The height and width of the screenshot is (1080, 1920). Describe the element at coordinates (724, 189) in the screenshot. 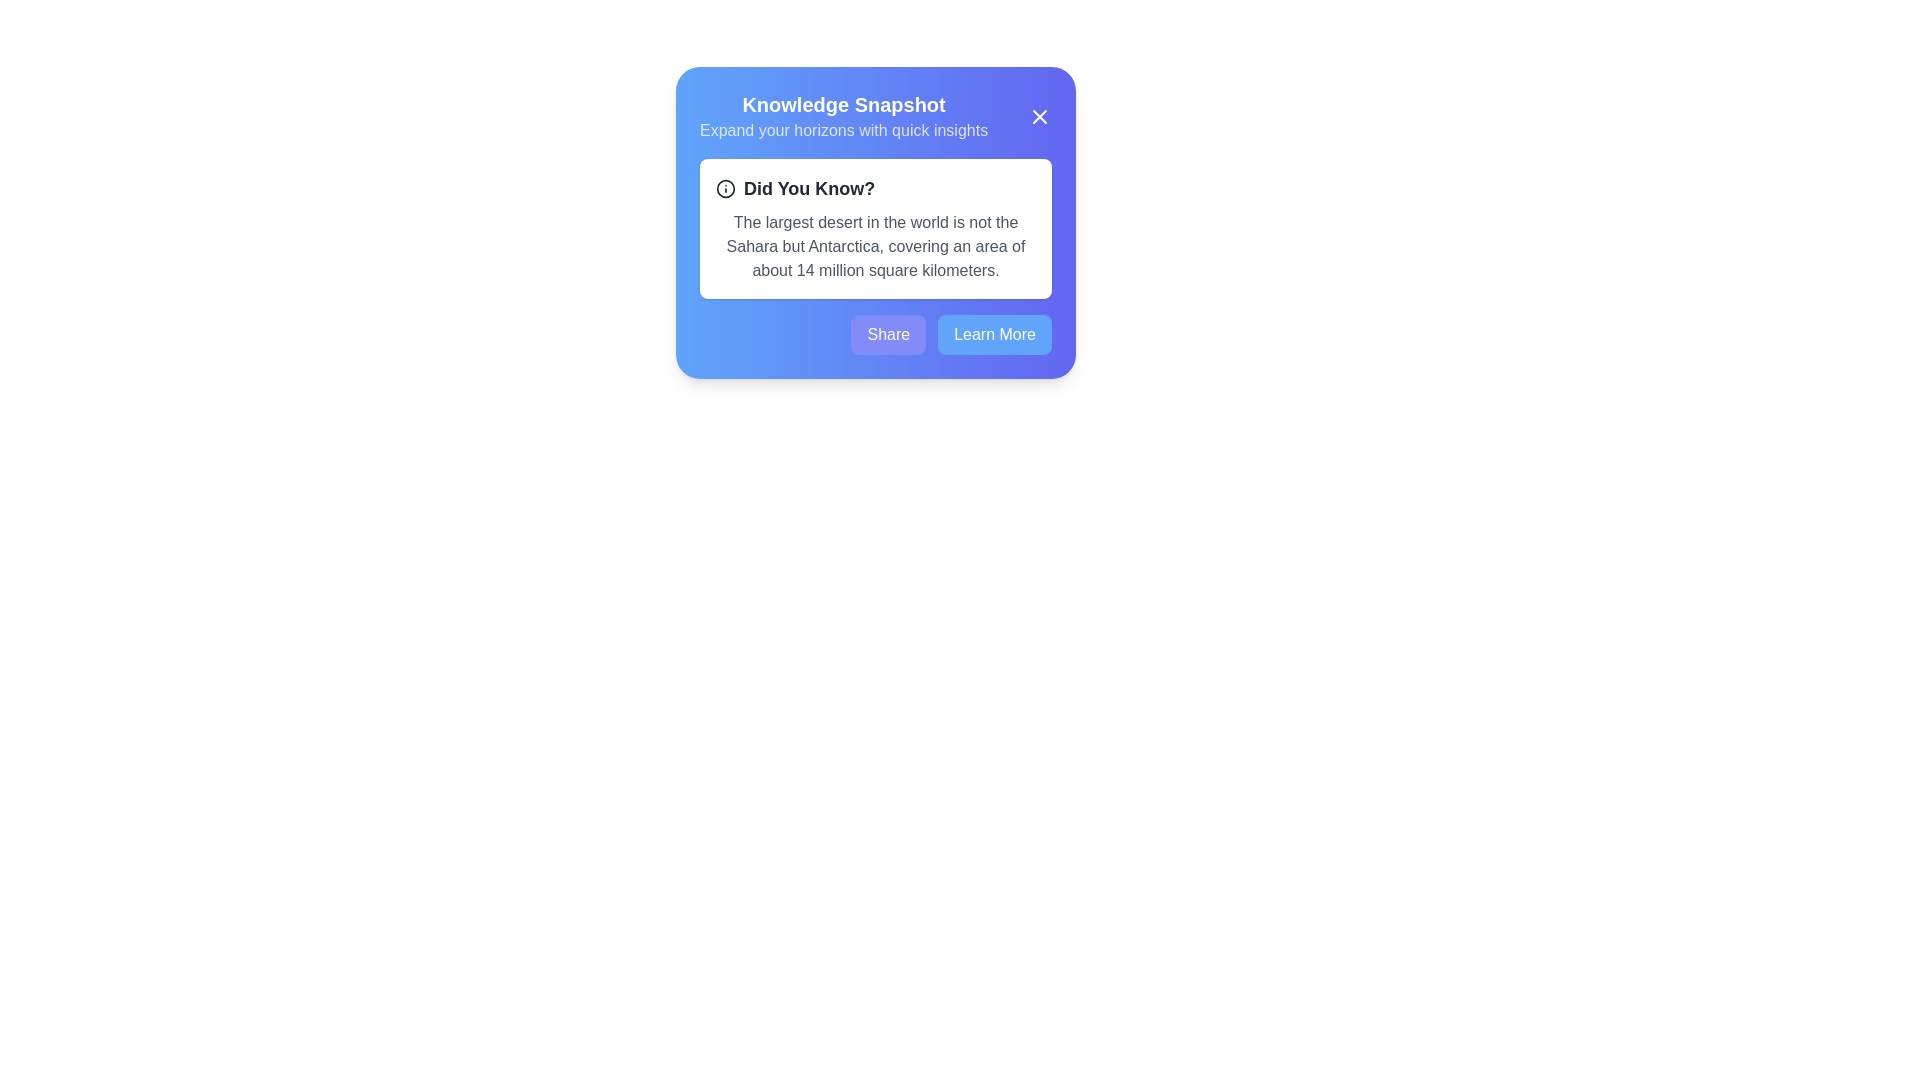

I see `the informational or decorative icon located to the left of the 'Did You Know?' text in the 'Knowledge Snapshot' panel` at that location.